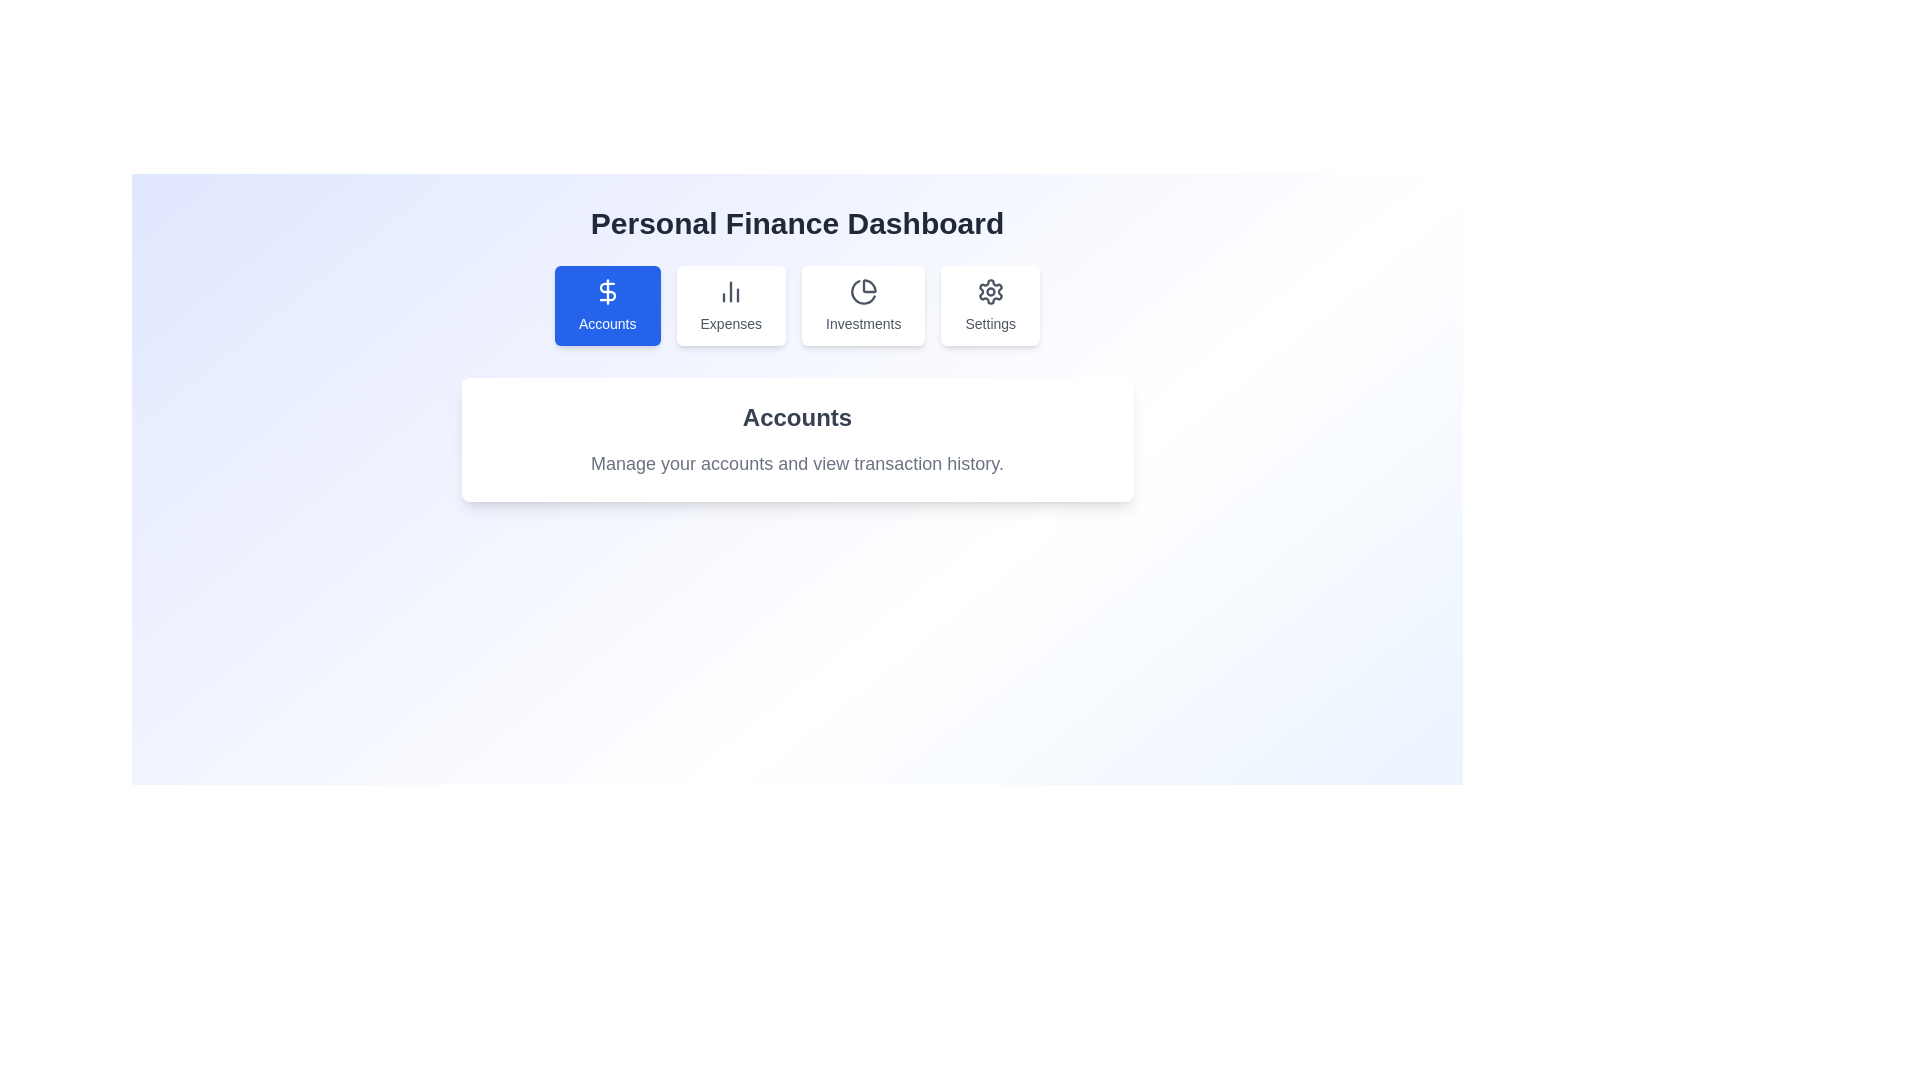  Describe the element at coordinates (796, 416) in the screenshot. I see `the heading text element that indicates the purpose or title of the section, located above the text 'Manage your accounts and view transaction history.'` at that location.